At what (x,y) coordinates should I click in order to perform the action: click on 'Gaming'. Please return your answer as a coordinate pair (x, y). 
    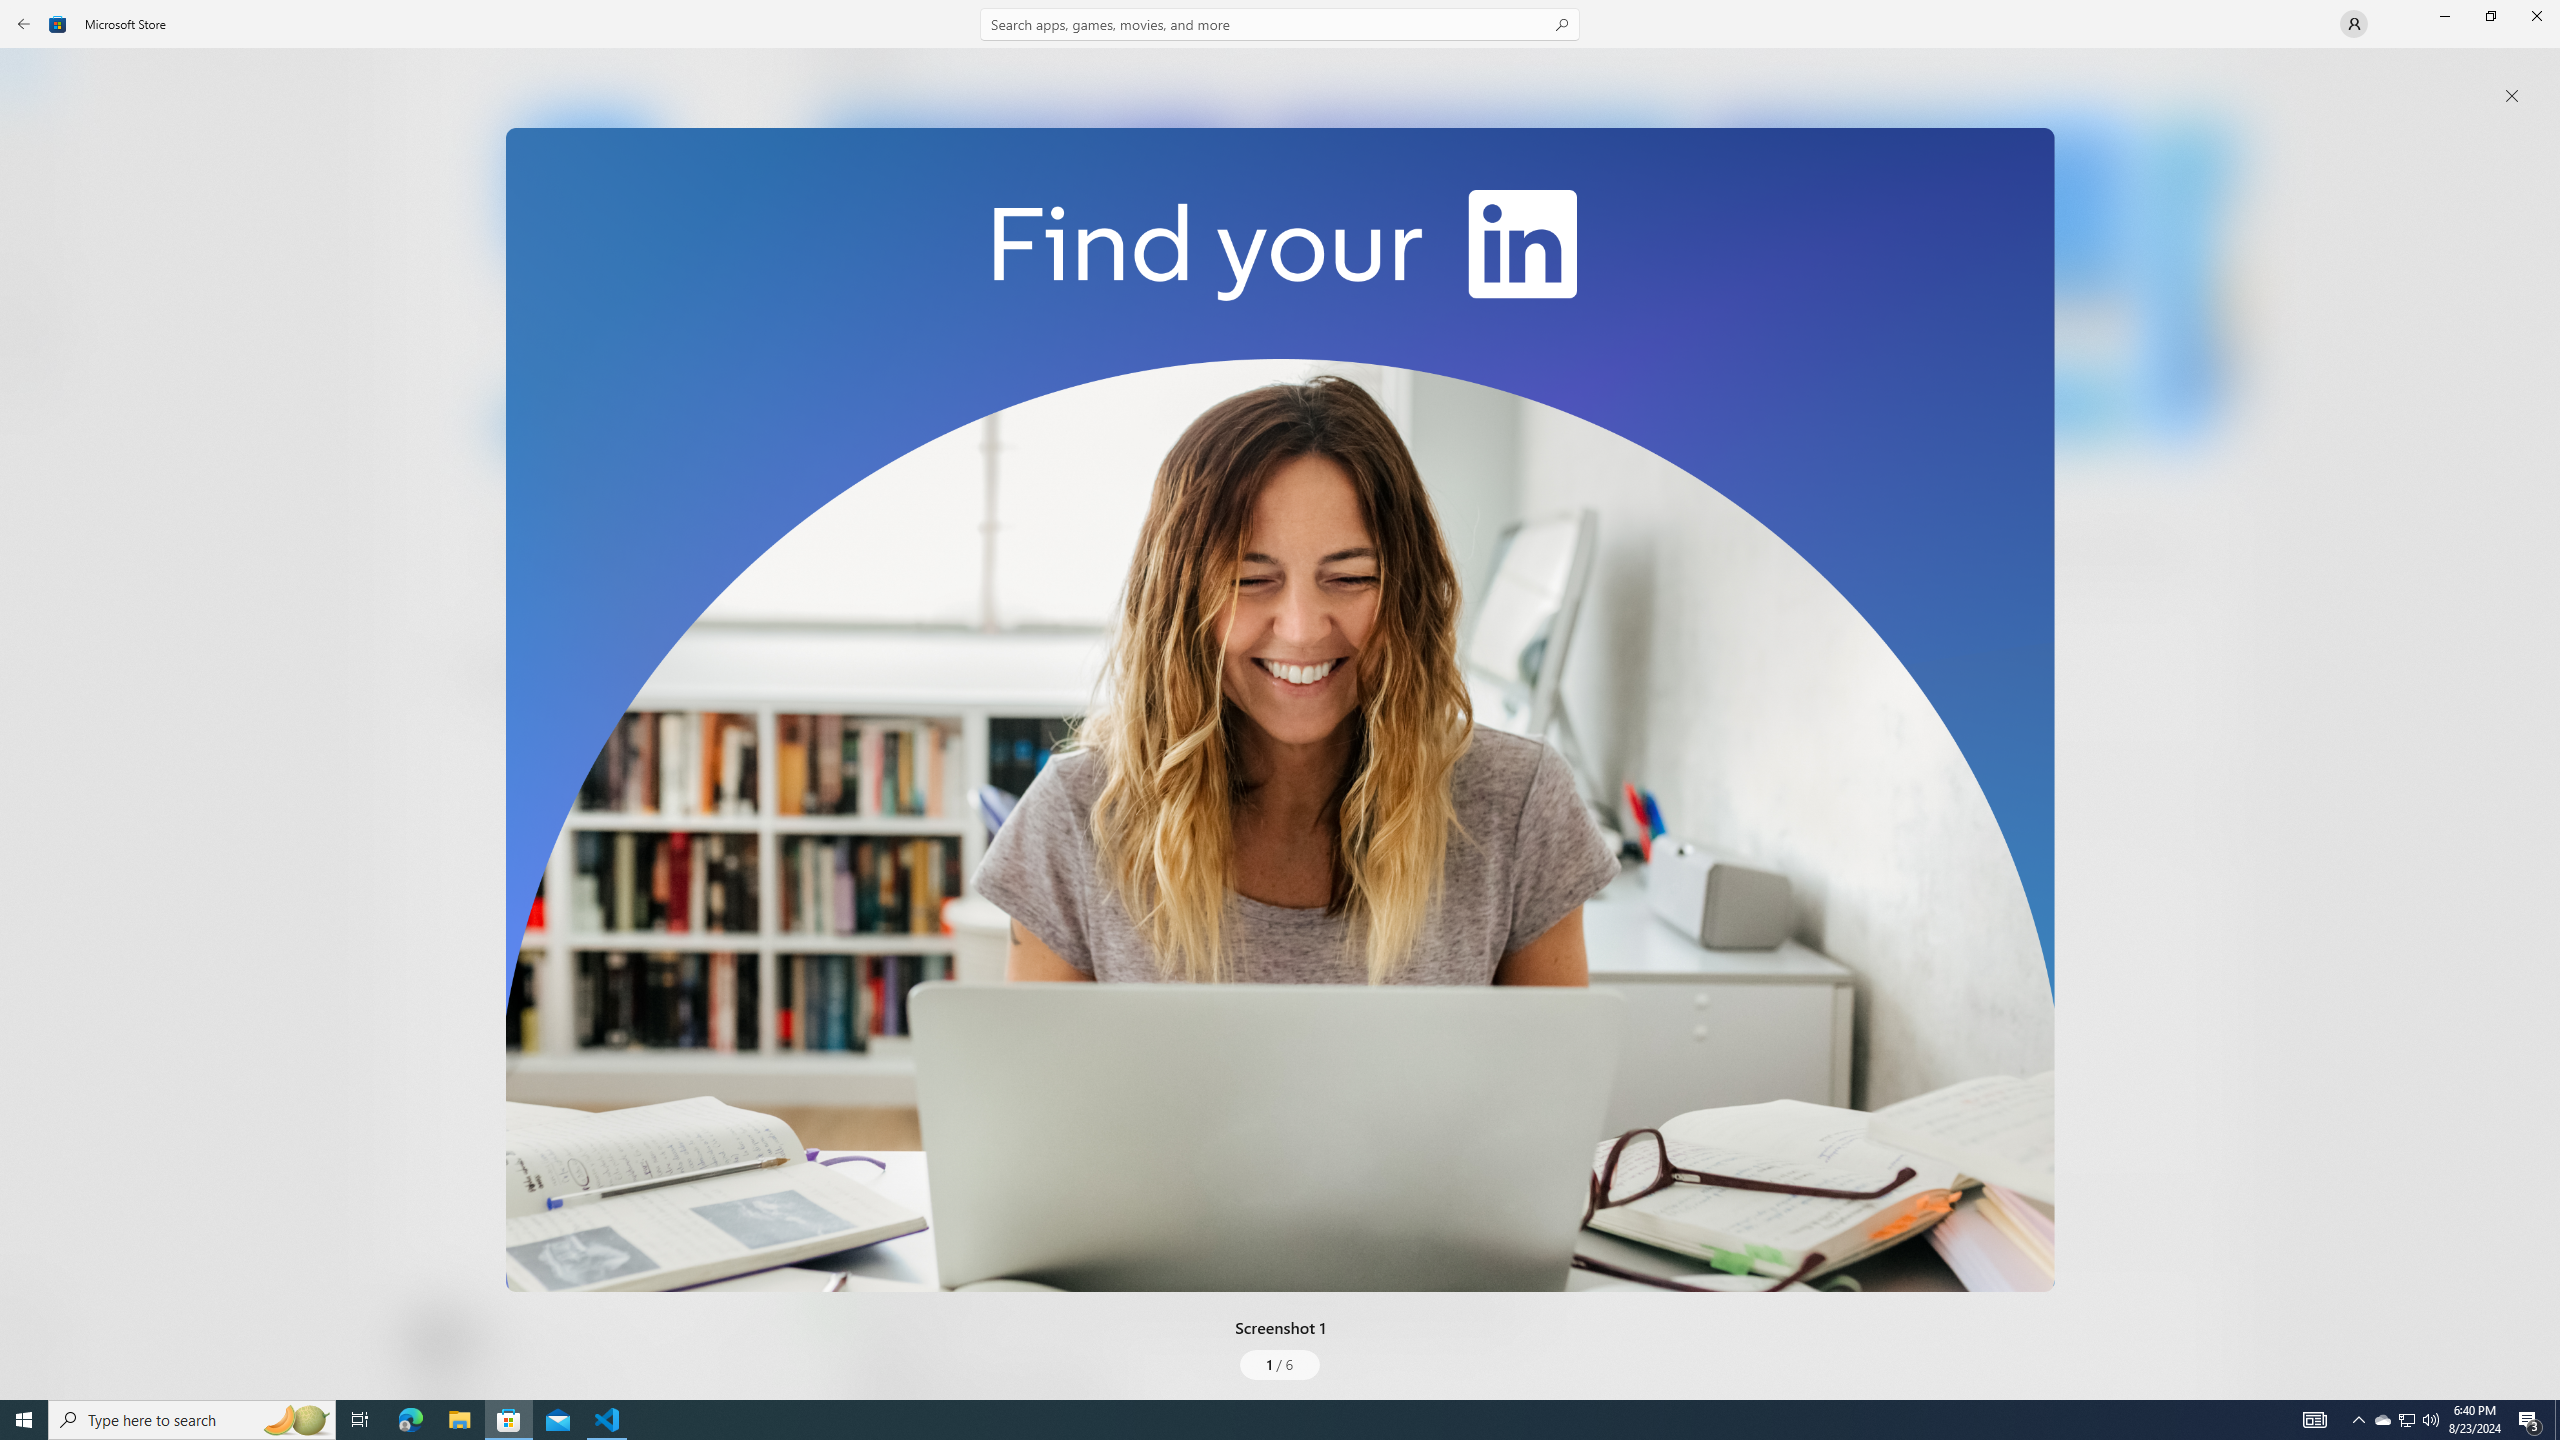
    Looking at the image, I should click on (34, 202).